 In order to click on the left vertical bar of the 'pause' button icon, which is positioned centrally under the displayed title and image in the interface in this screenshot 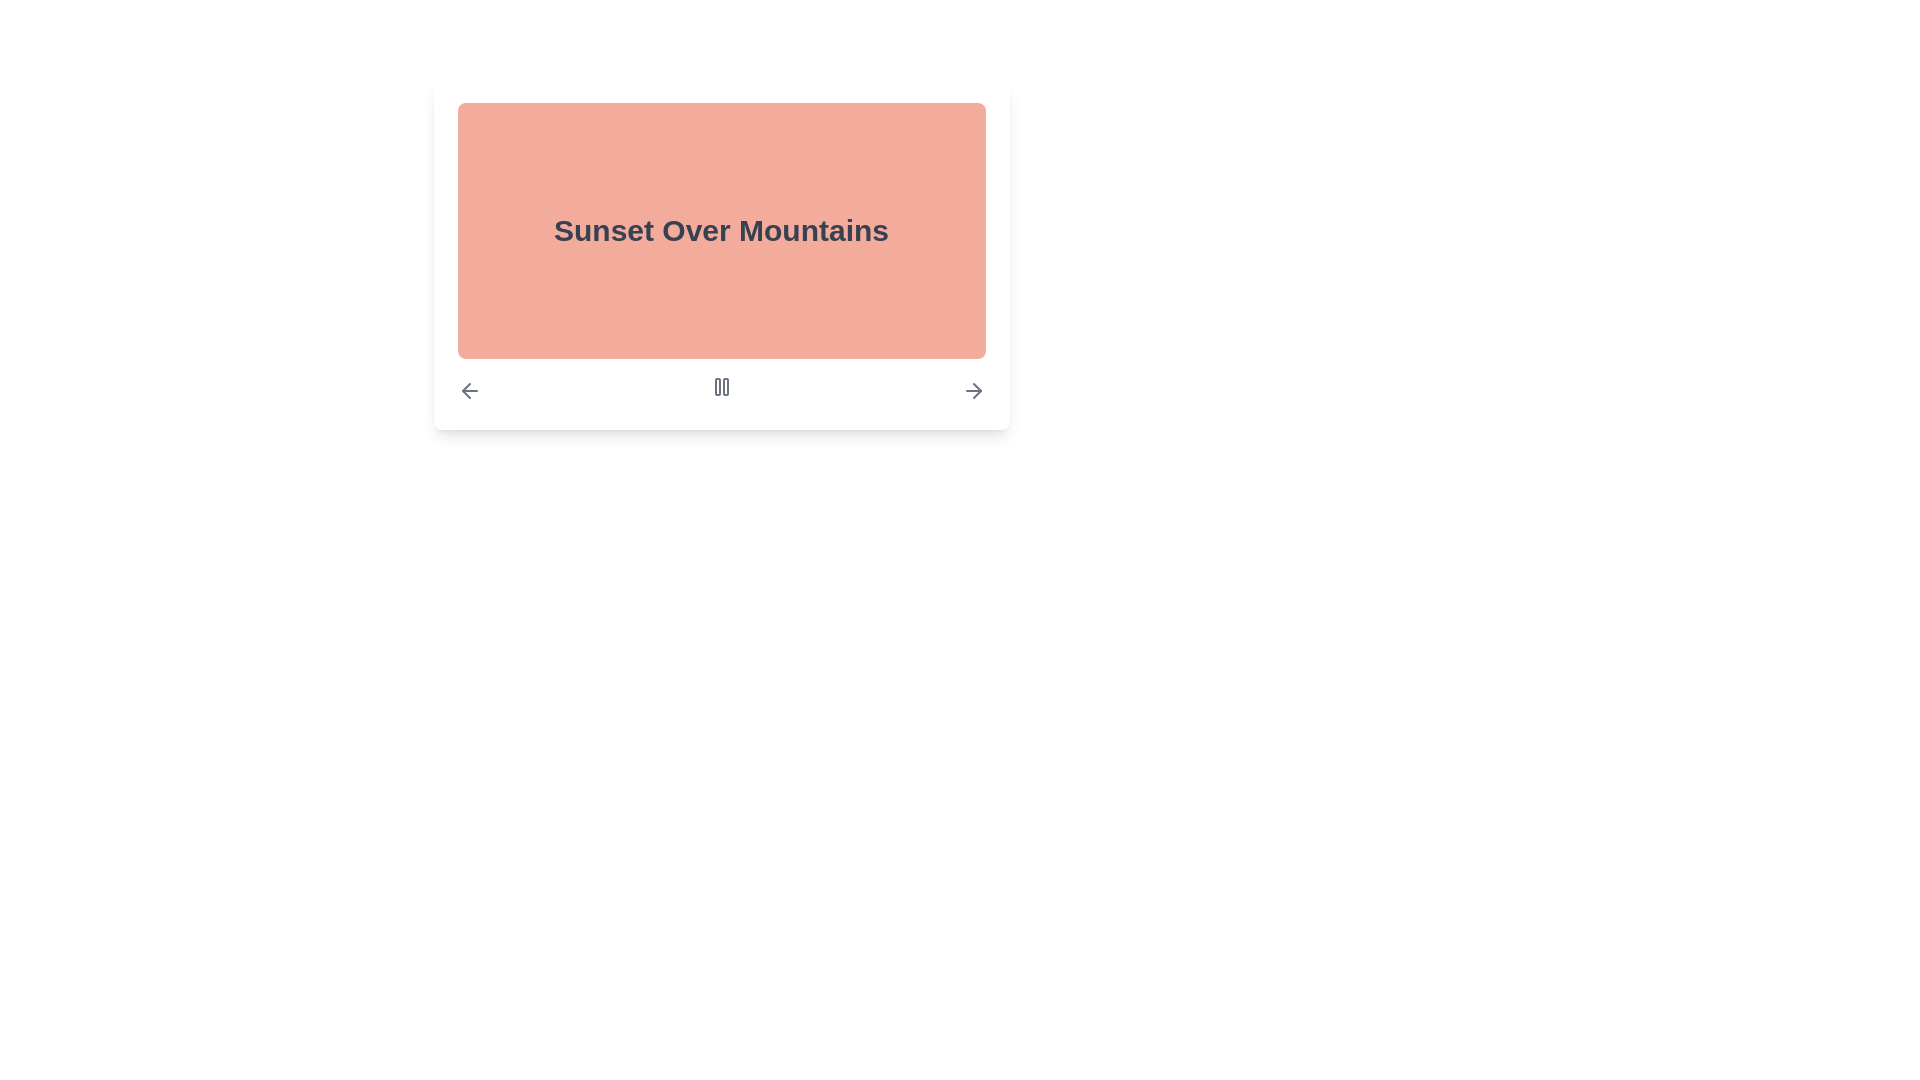, I will do `click(717, 386)`.